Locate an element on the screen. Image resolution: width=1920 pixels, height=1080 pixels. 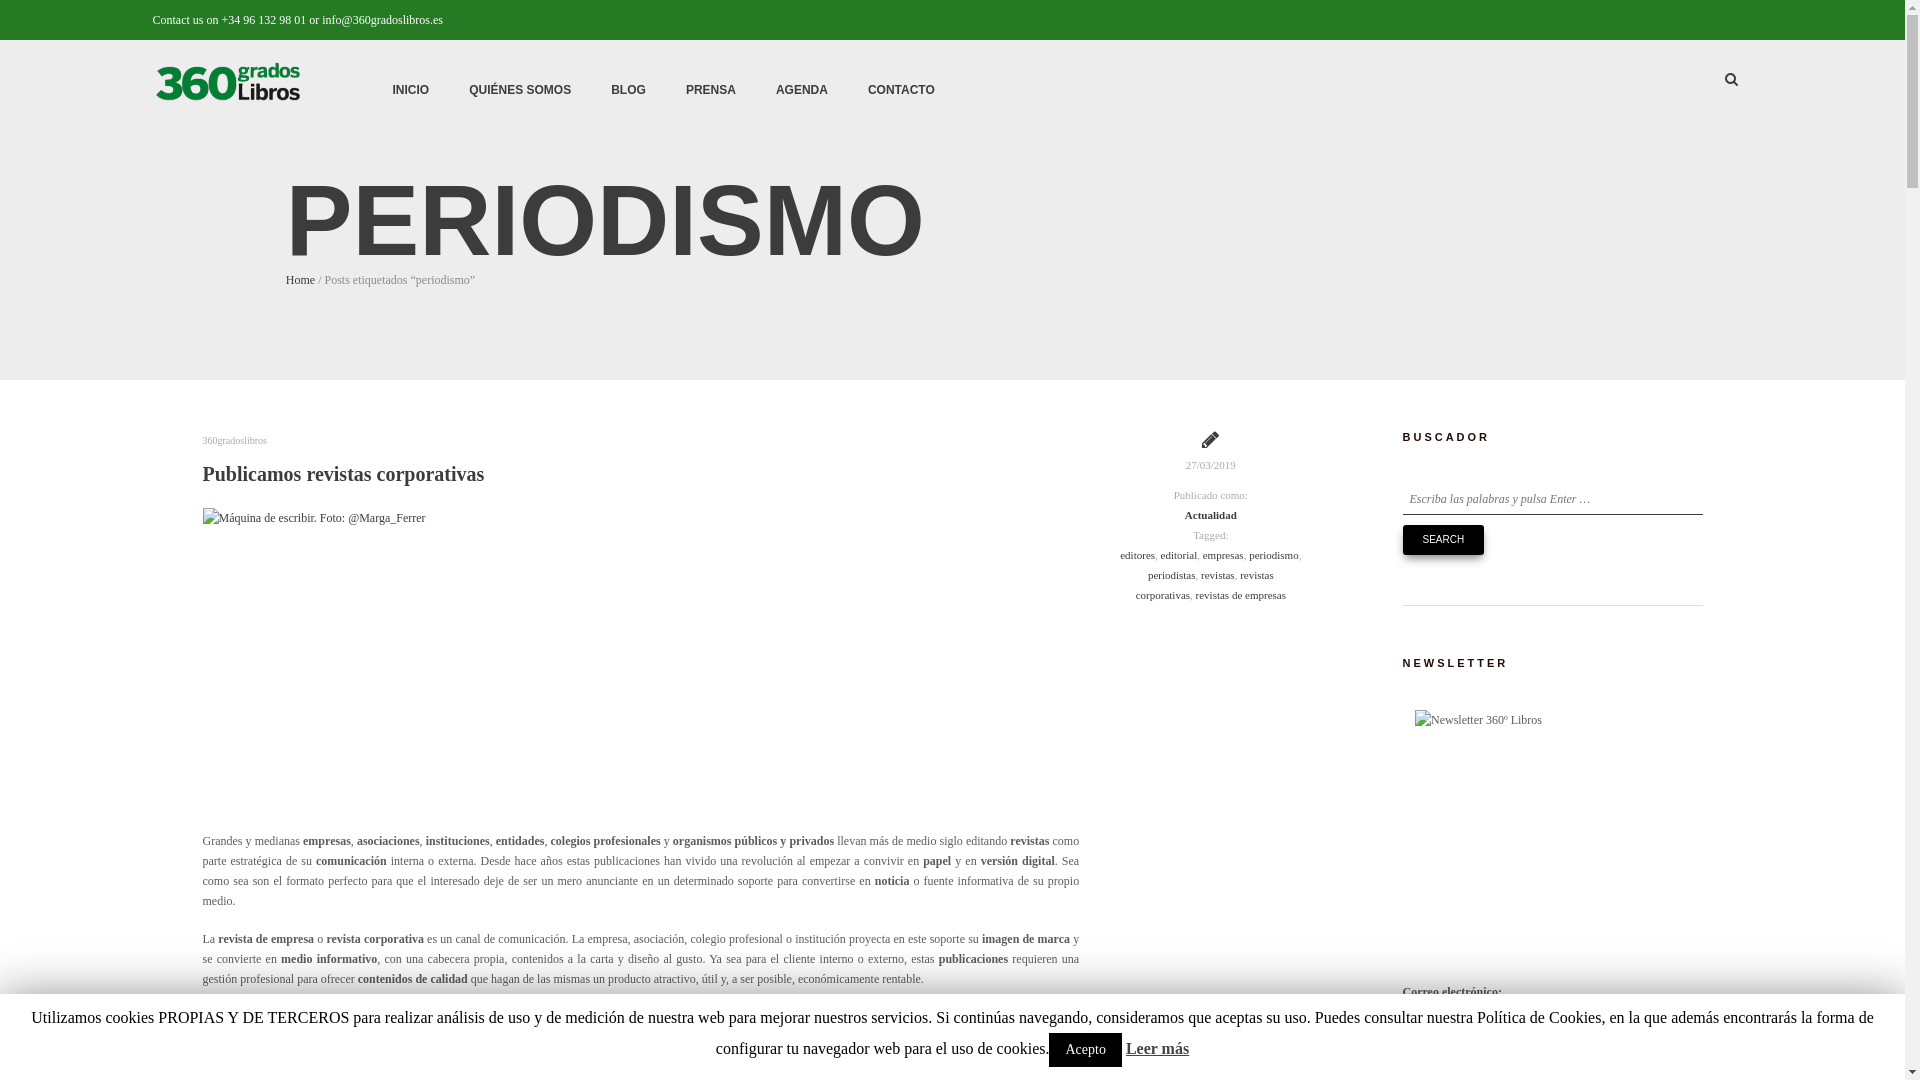
'editorial' is located at coordinates (1179, 555).